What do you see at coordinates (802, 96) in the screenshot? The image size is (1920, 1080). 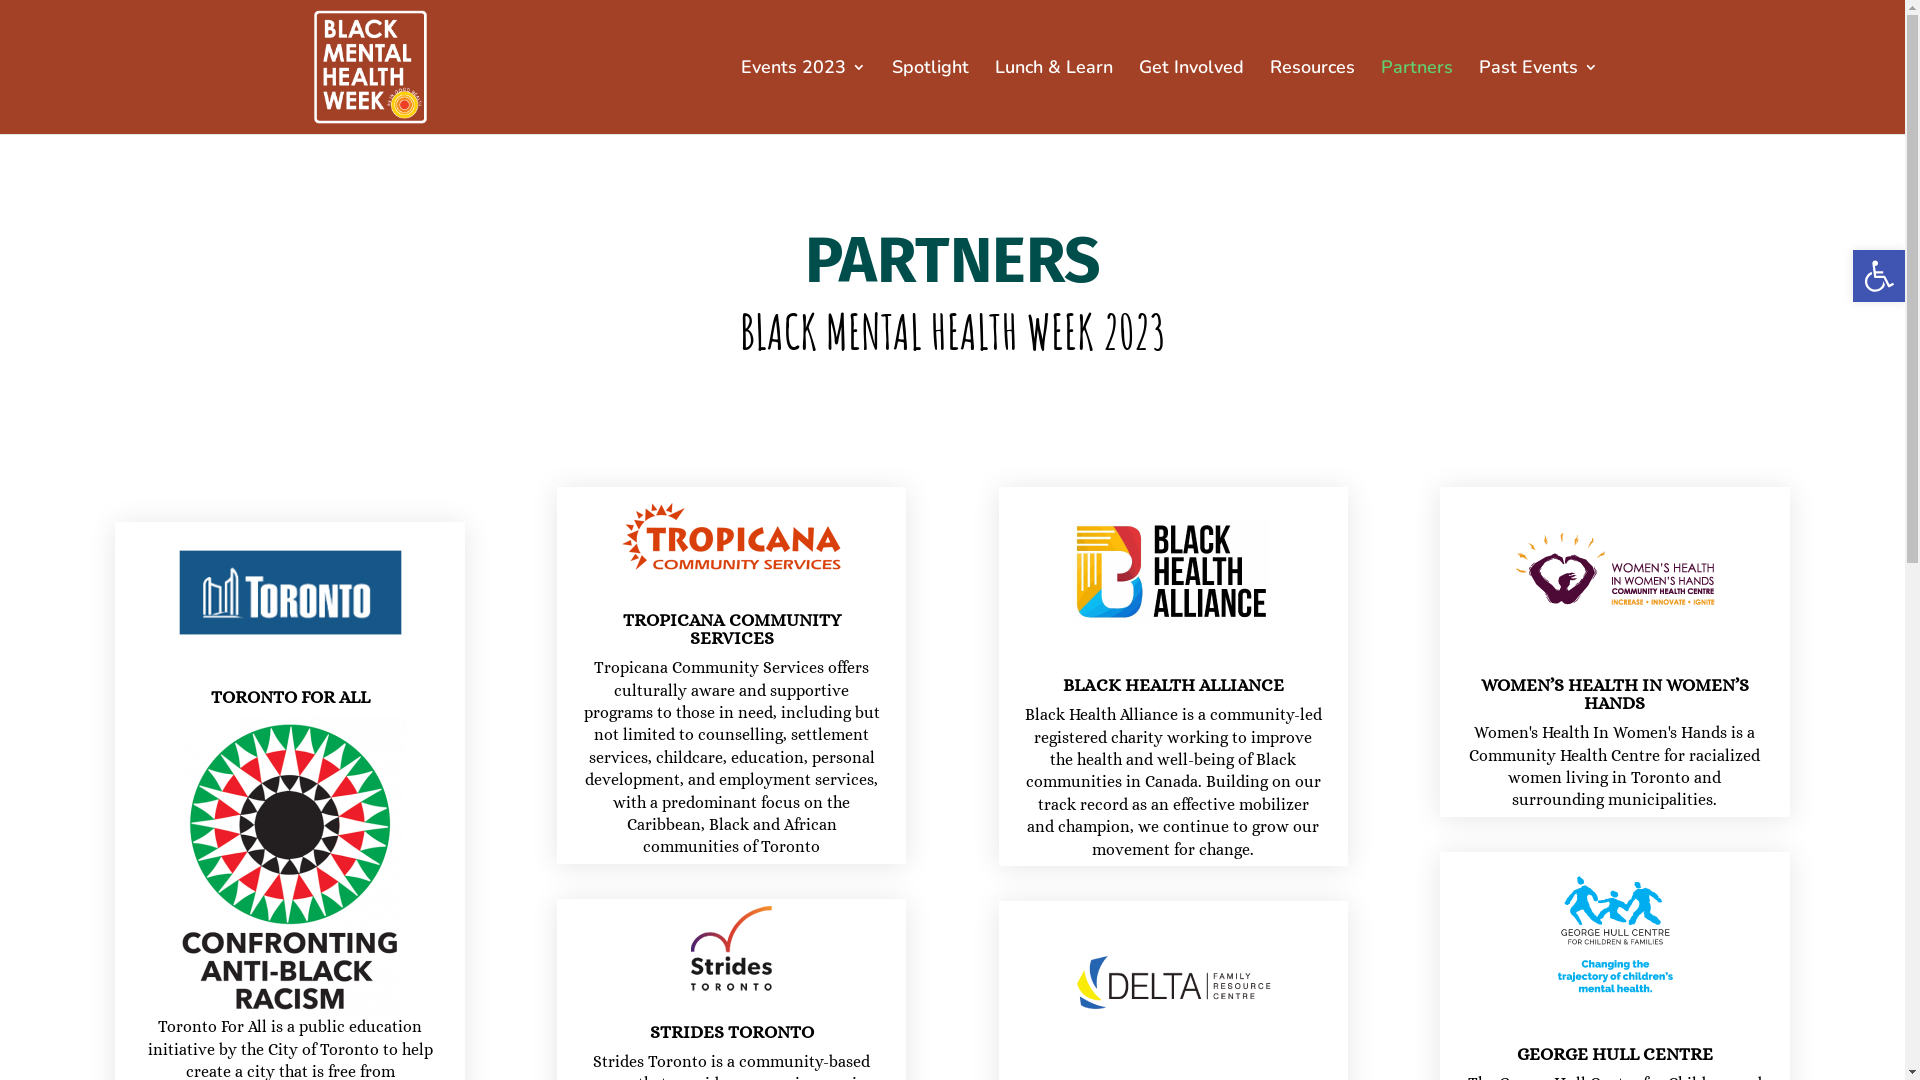 I see `'Events 2023'` at bounding box center [802, 96].